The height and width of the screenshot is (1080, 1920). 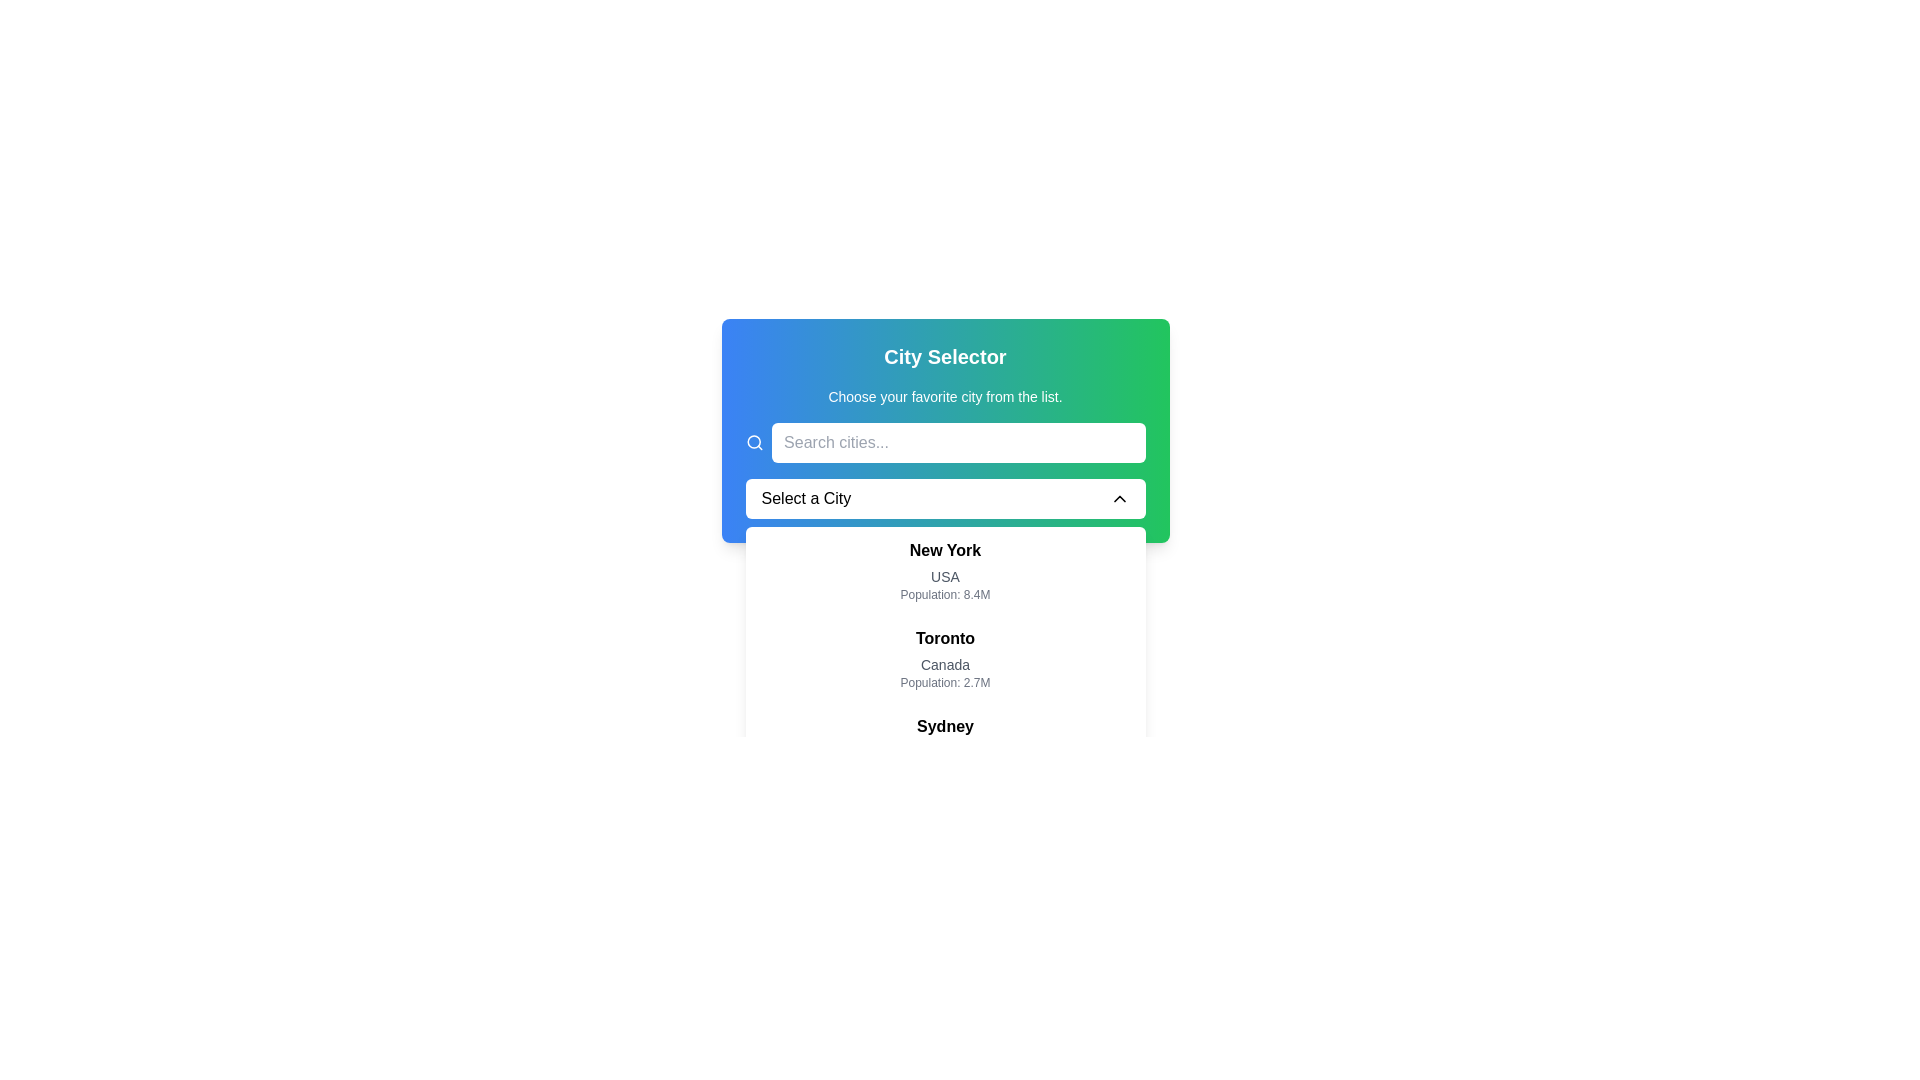 What do you see at coordinates (944, 470) in the screenshot?
I see `the dropdown menu trigger labeled 'Select a City'` at bounding box center [944, 470].